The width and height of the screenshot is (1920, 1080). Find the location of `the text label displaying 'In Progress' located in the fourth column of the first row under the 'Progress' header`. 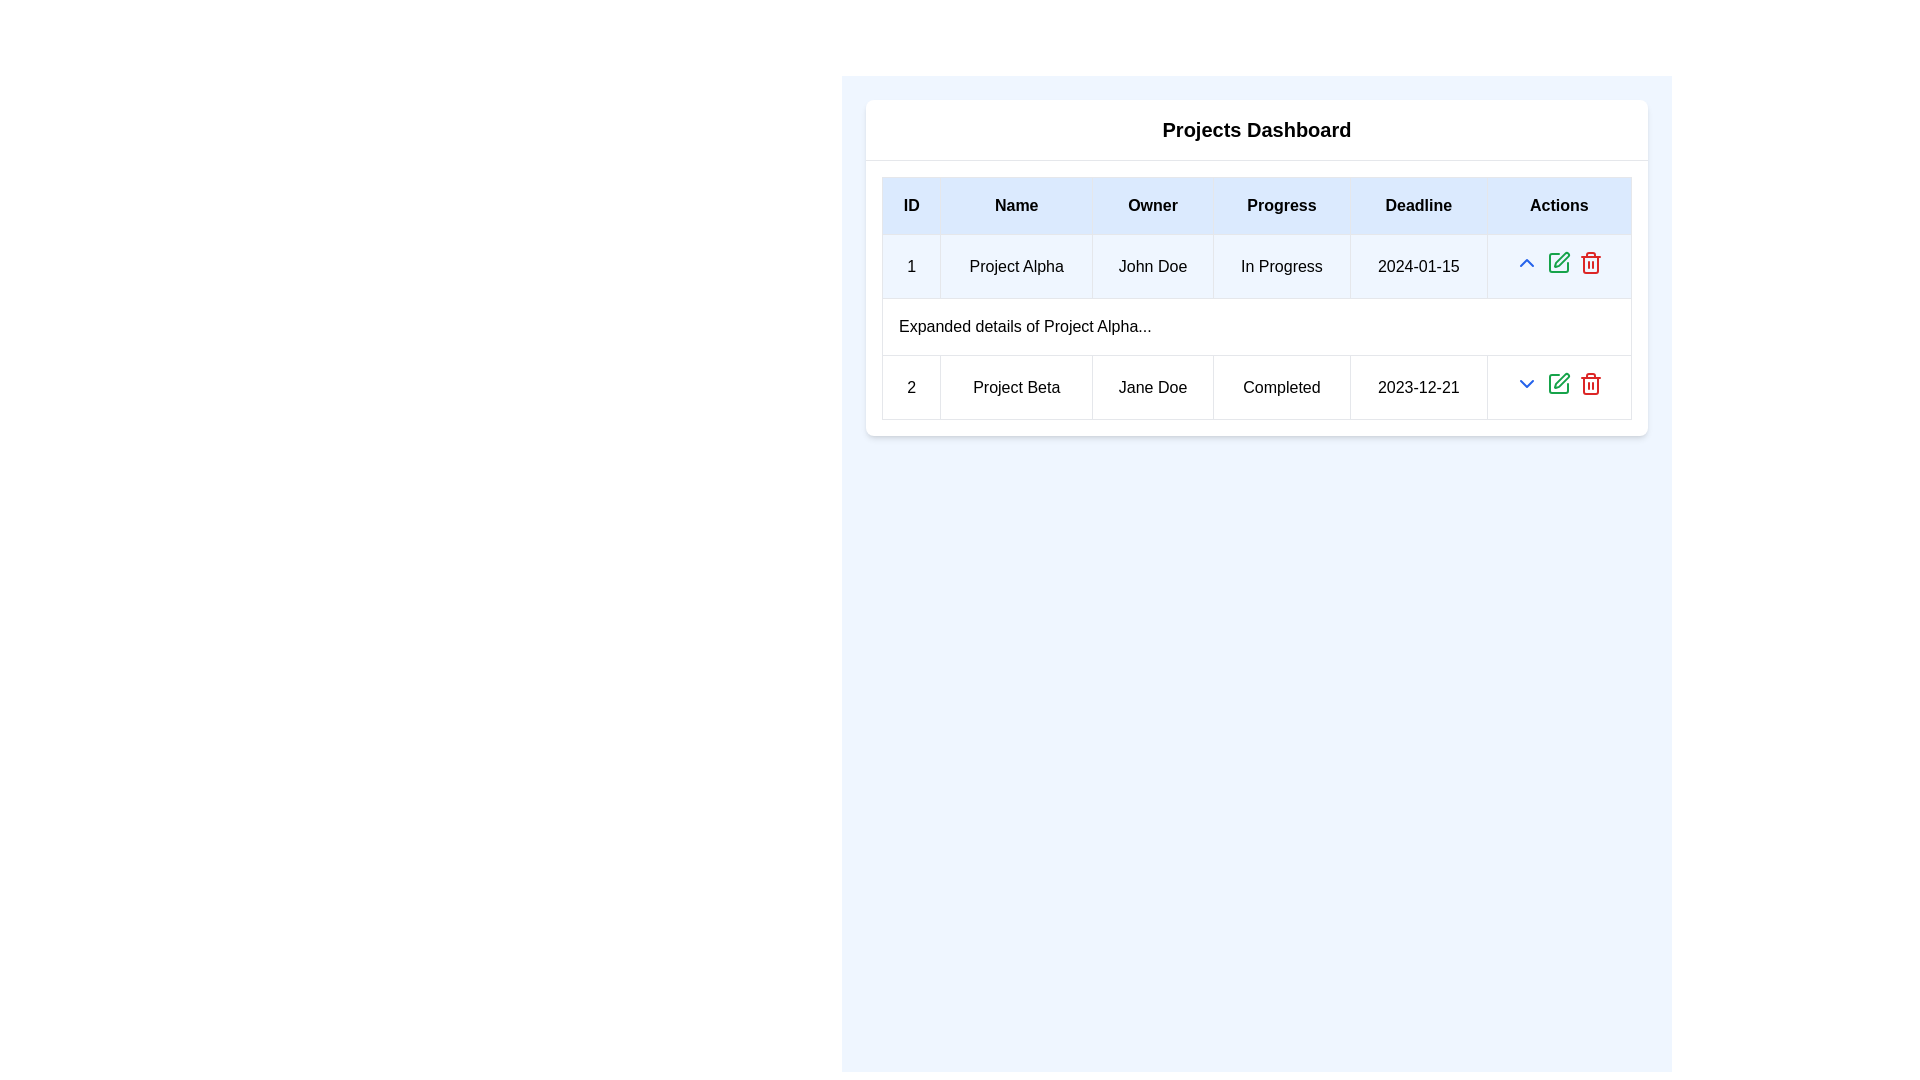

the text label displaying 'In Progress' located in the fourth column of the first row under the 'Progress' header is located at coordinates (1281, 265).